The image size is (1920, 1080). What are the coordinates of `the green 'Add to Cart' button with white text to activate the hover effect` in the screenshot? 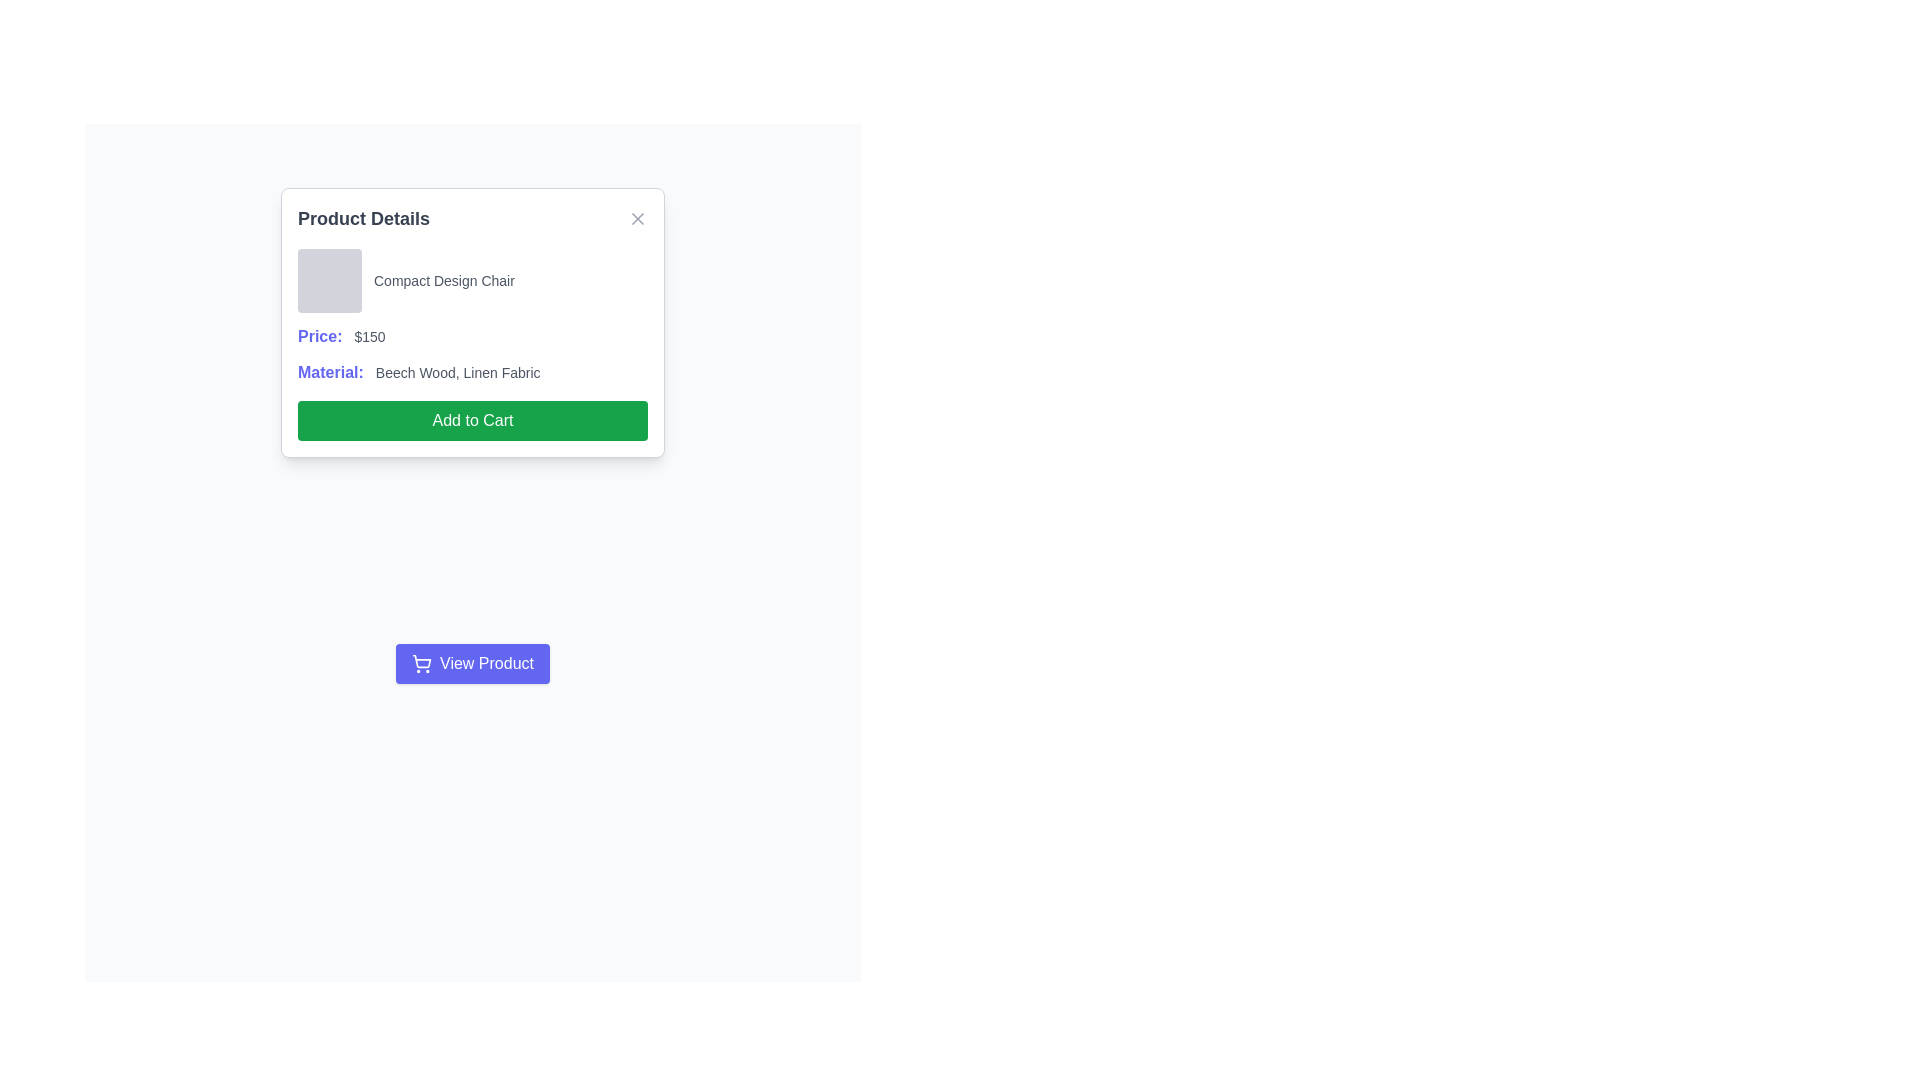 It's located at (472, 419).